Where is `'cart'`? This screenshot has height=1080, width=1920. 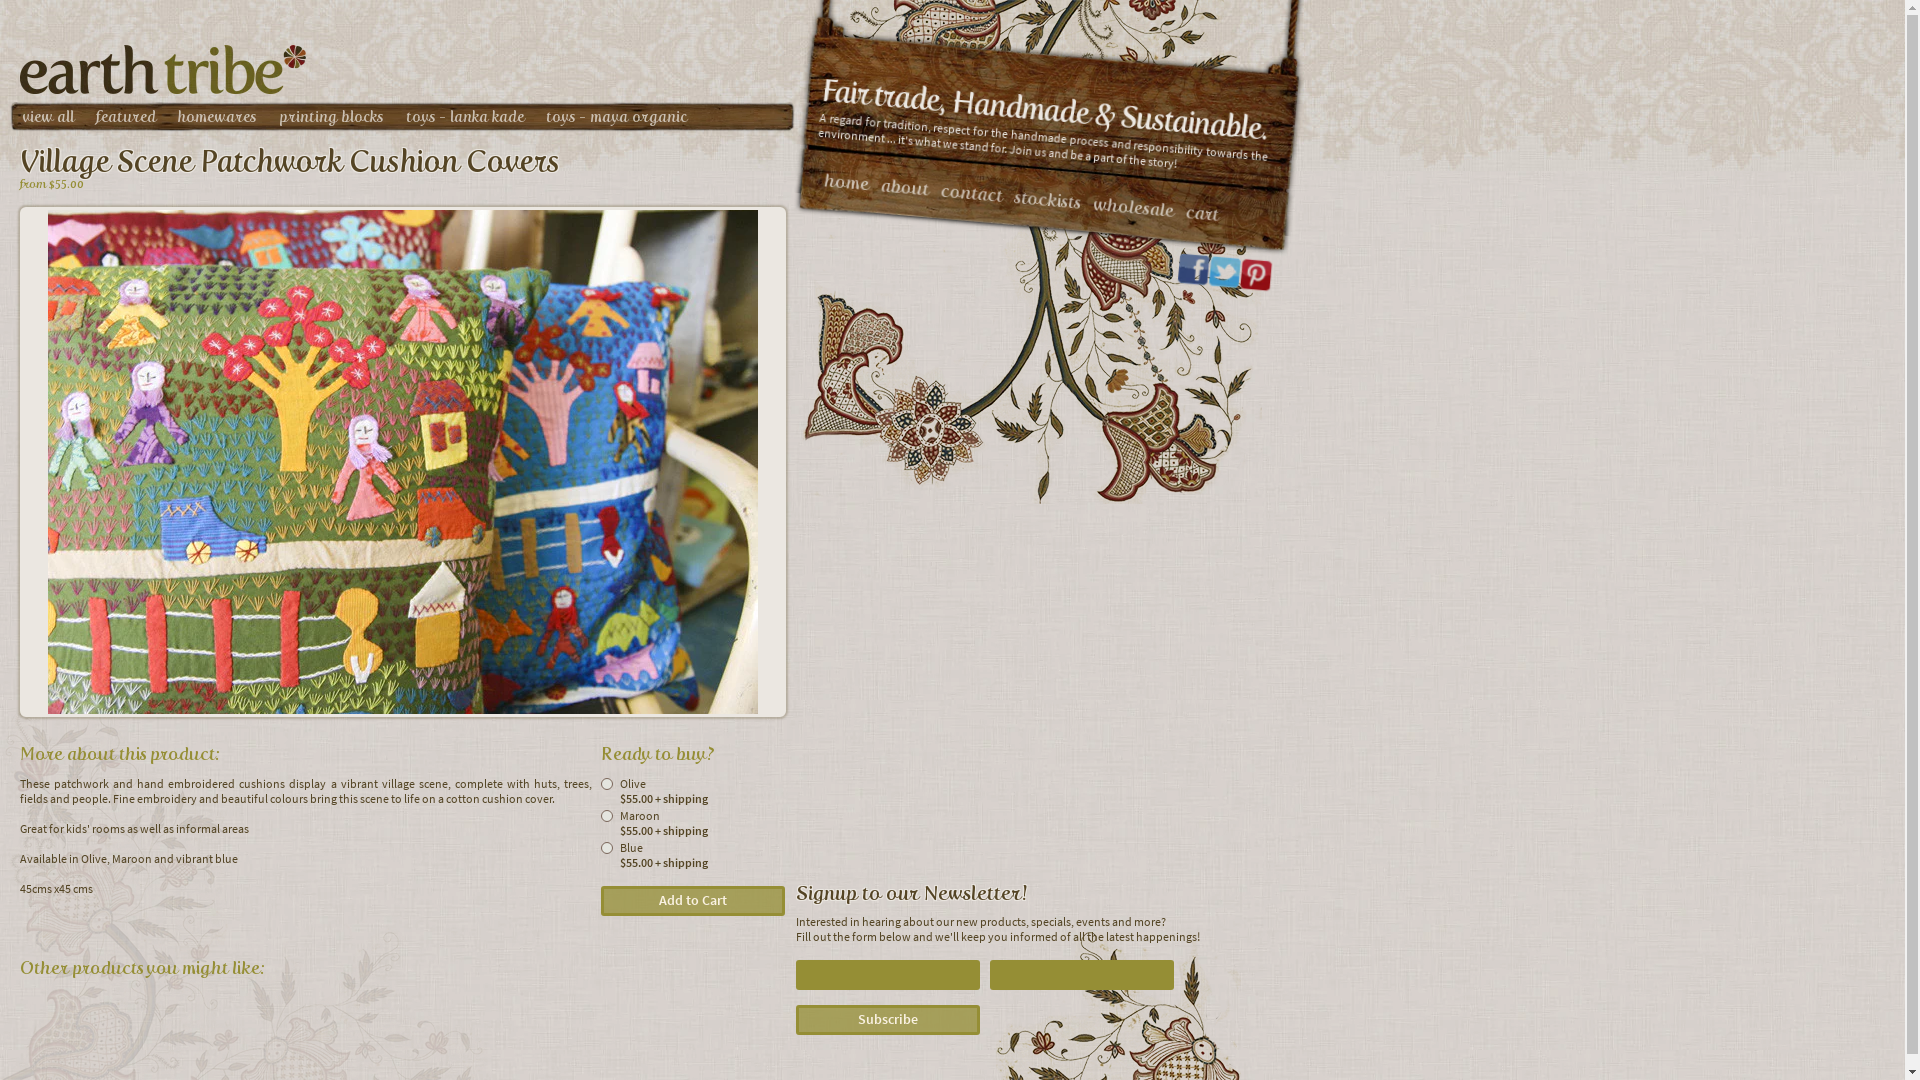 'cart' is located at coordinates (1200, 212).